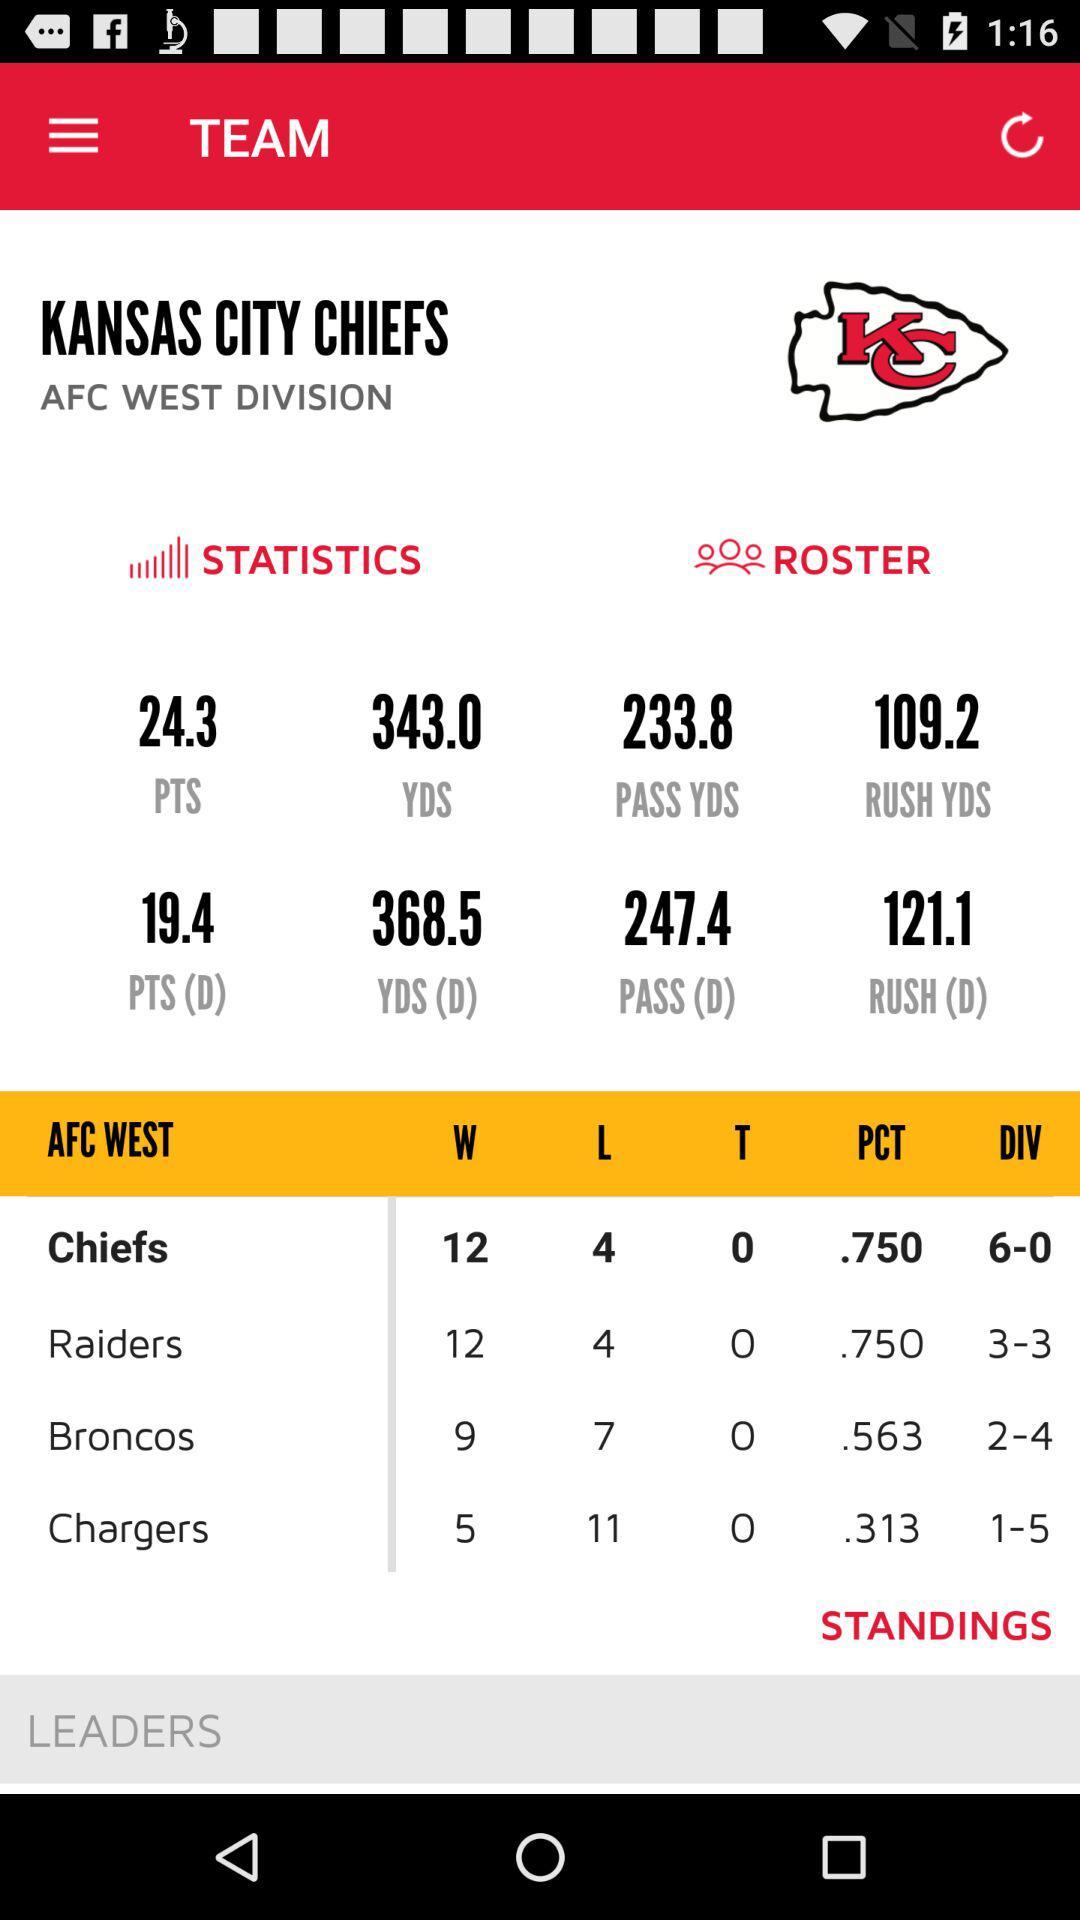 This screenshot has height=1920, width=1080. I want to click on the icon next to pct, so click(742, 1143).